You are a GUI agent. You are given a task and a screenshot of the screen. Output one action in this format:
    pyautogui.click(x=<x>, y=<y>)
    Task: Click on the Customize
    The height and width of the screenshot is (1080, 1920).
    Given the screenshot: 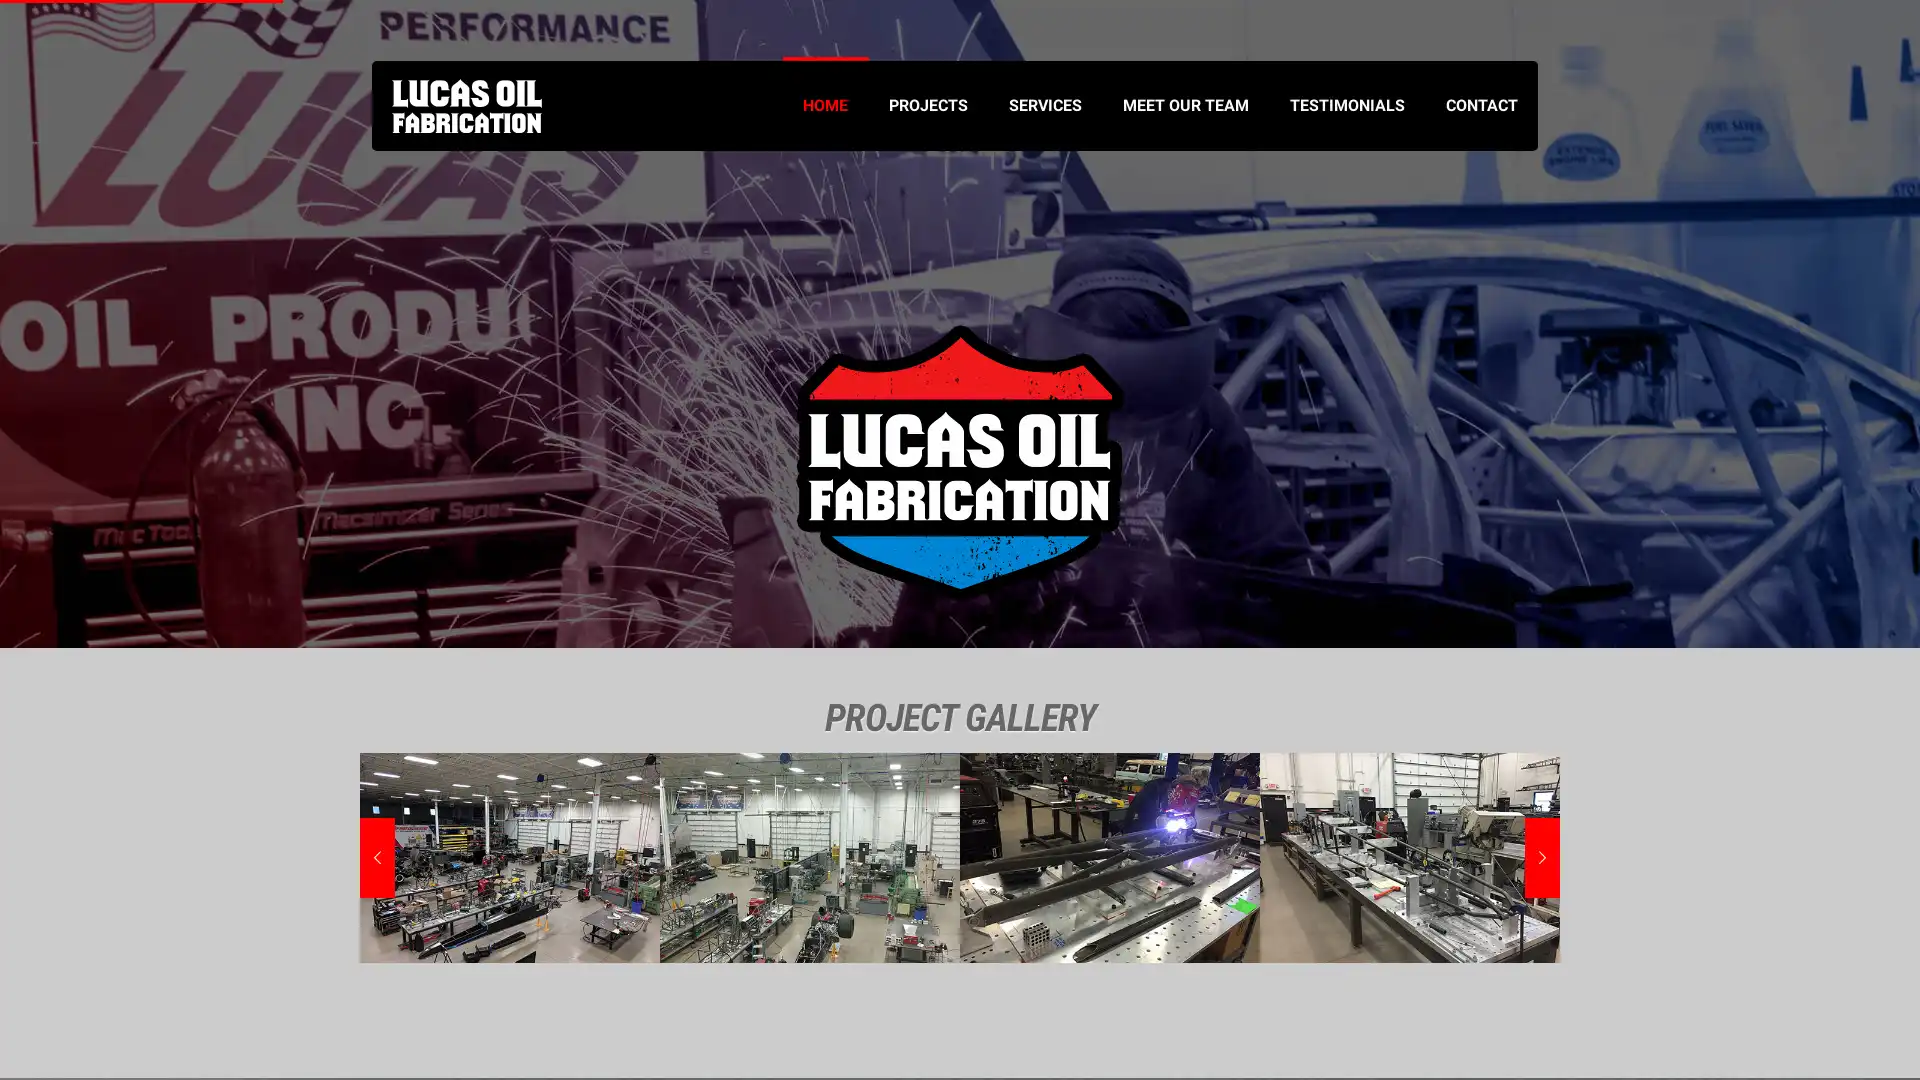 What is the action you would take?
    pyautogui.click(x=129, y=996)
    